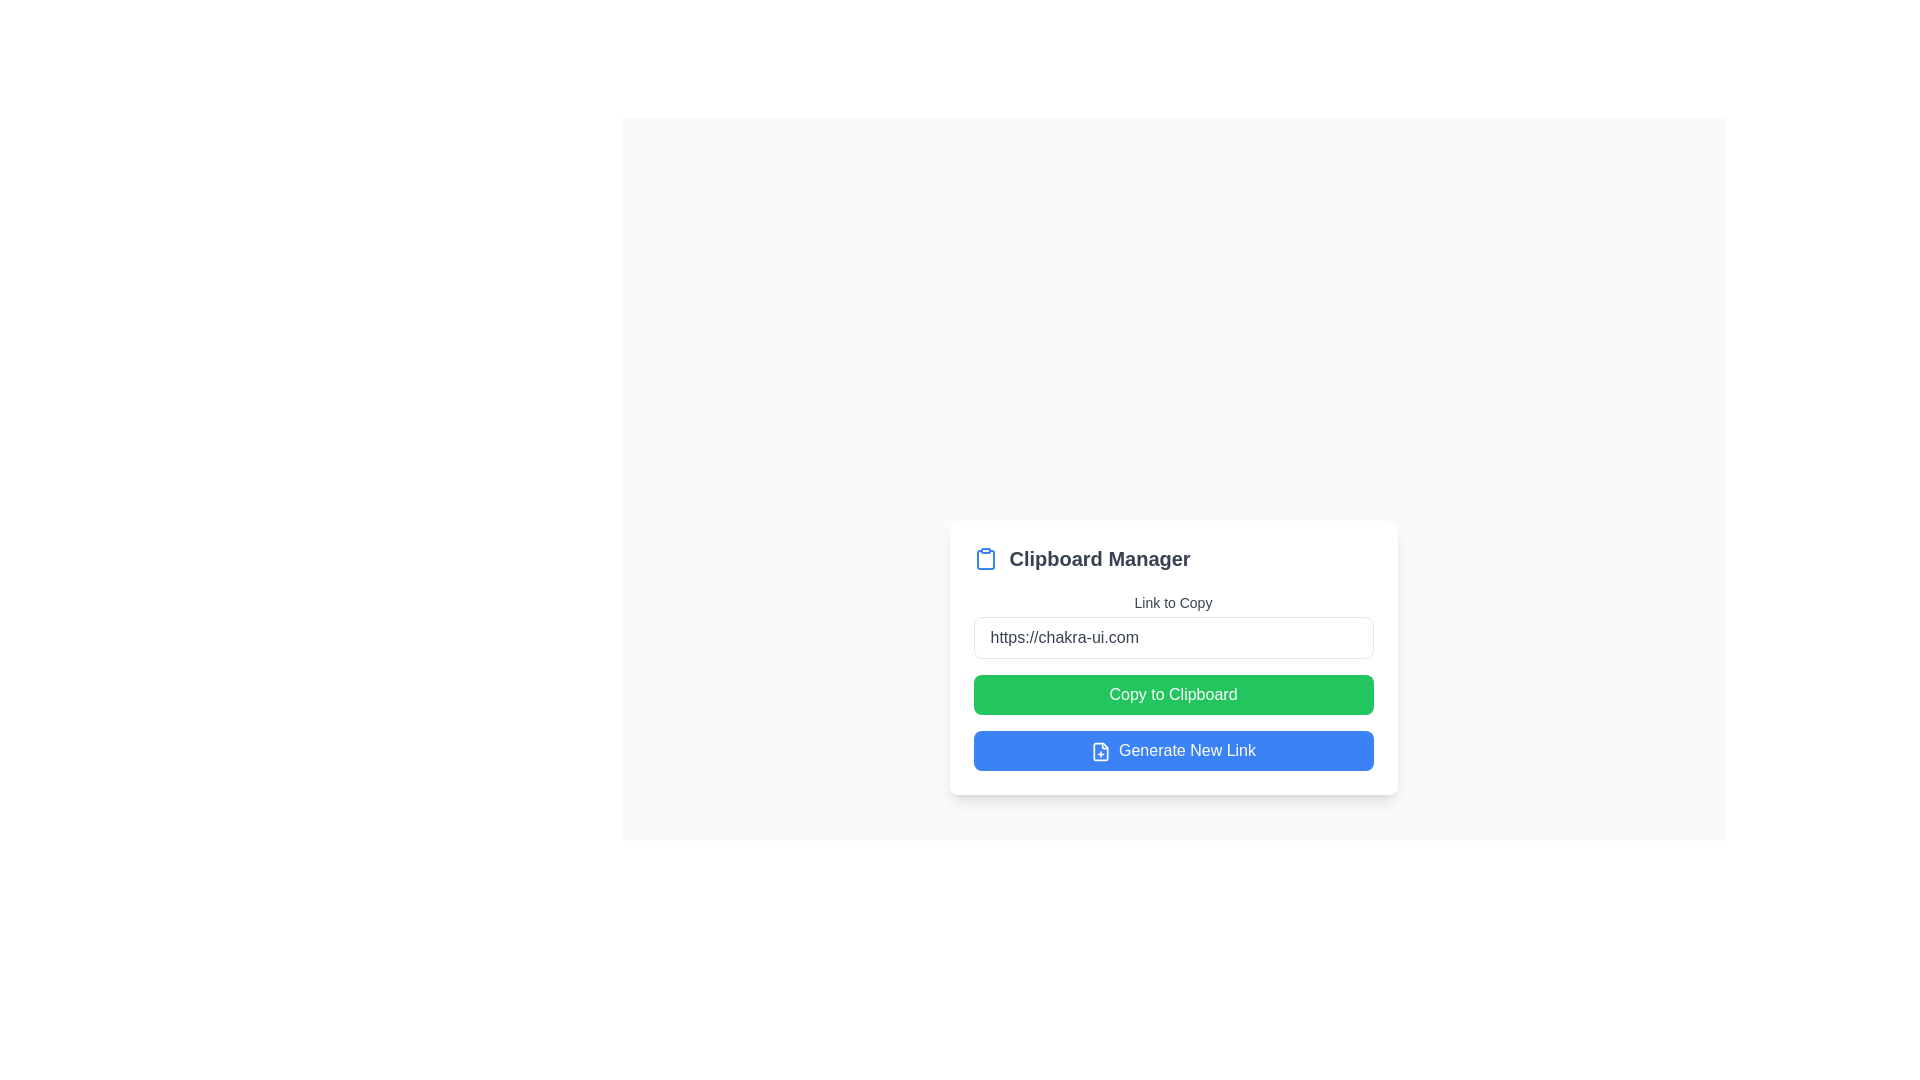 This screenshot has height=1080, width=1920. Describe the element at coordinates (1173, 601) in the screenshot. I see `the static text label that describes the input field for the link to copy, which is positioned above the input box containing 'https://chakra-ui.com'` at that location.